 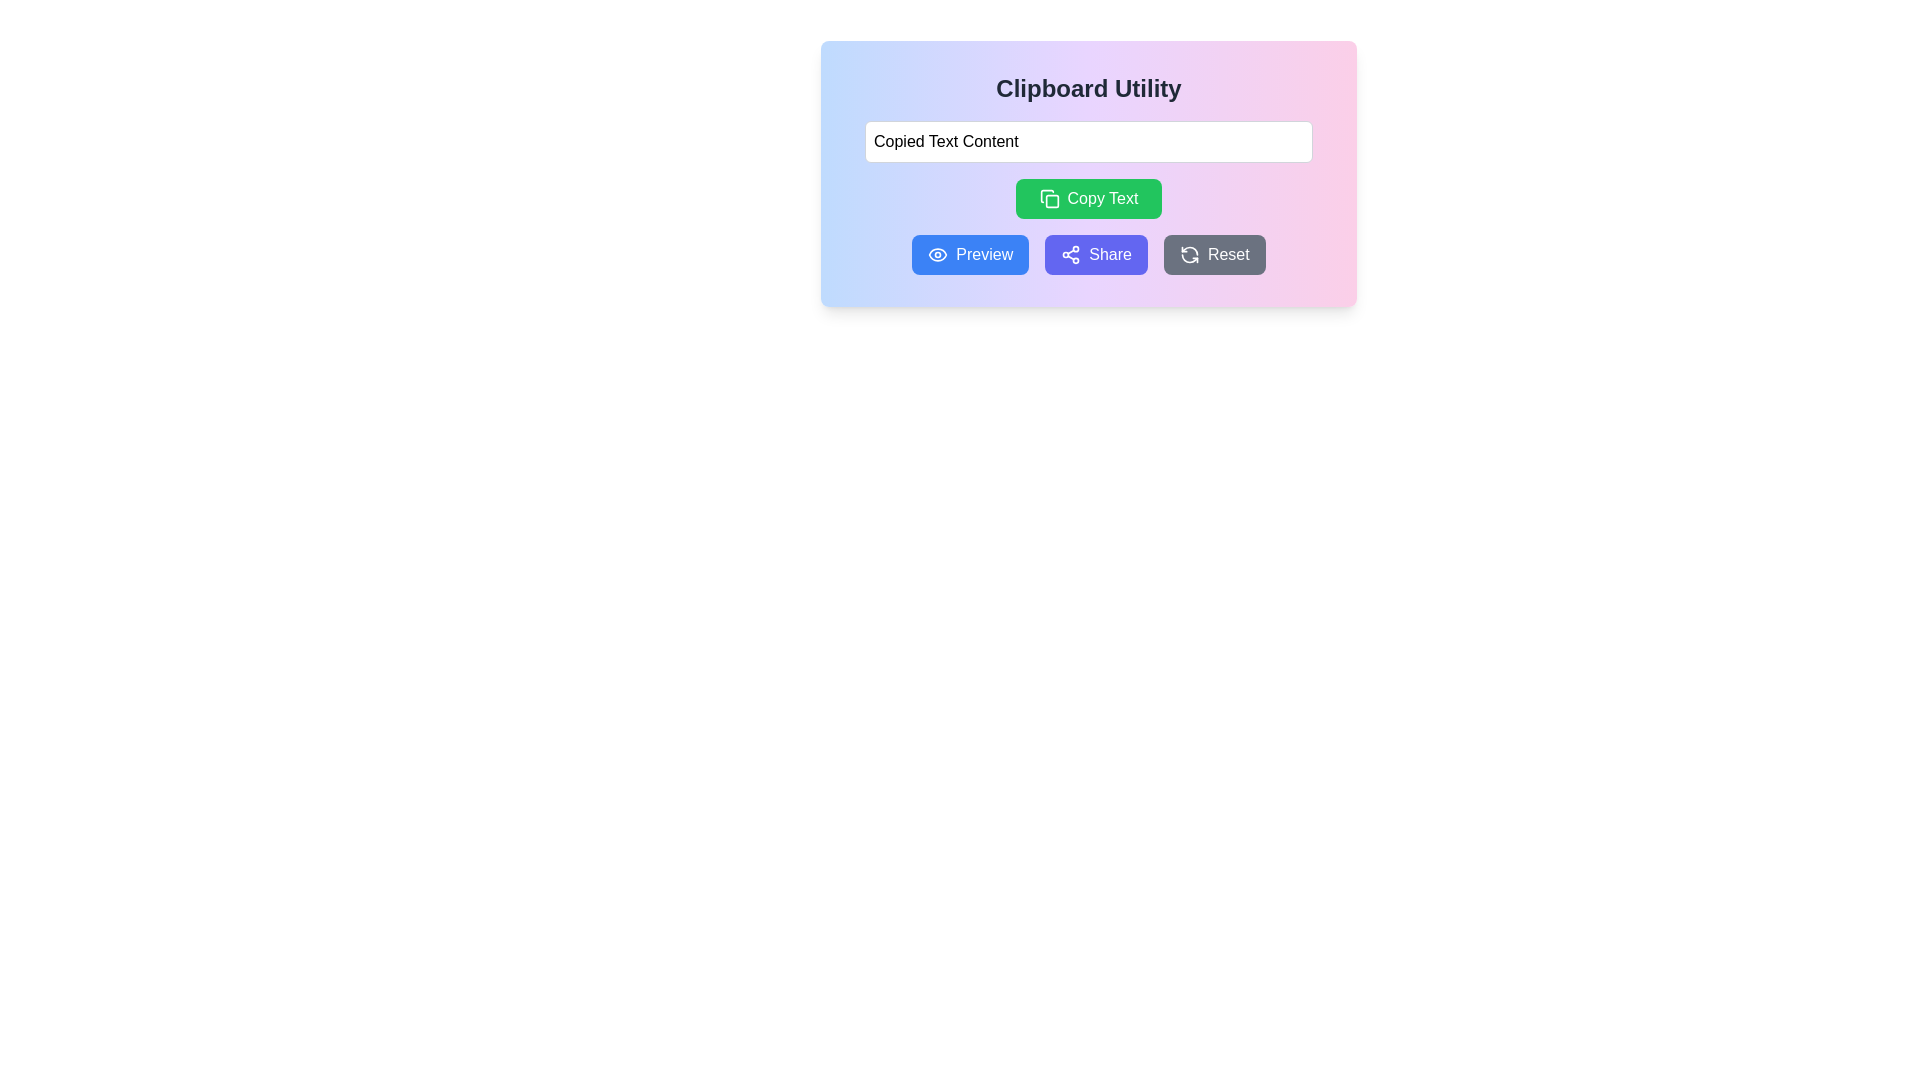 I want to click on the eye icon within the 'Preview' button to receive potential visual feedback, so click(x=937, y=253).